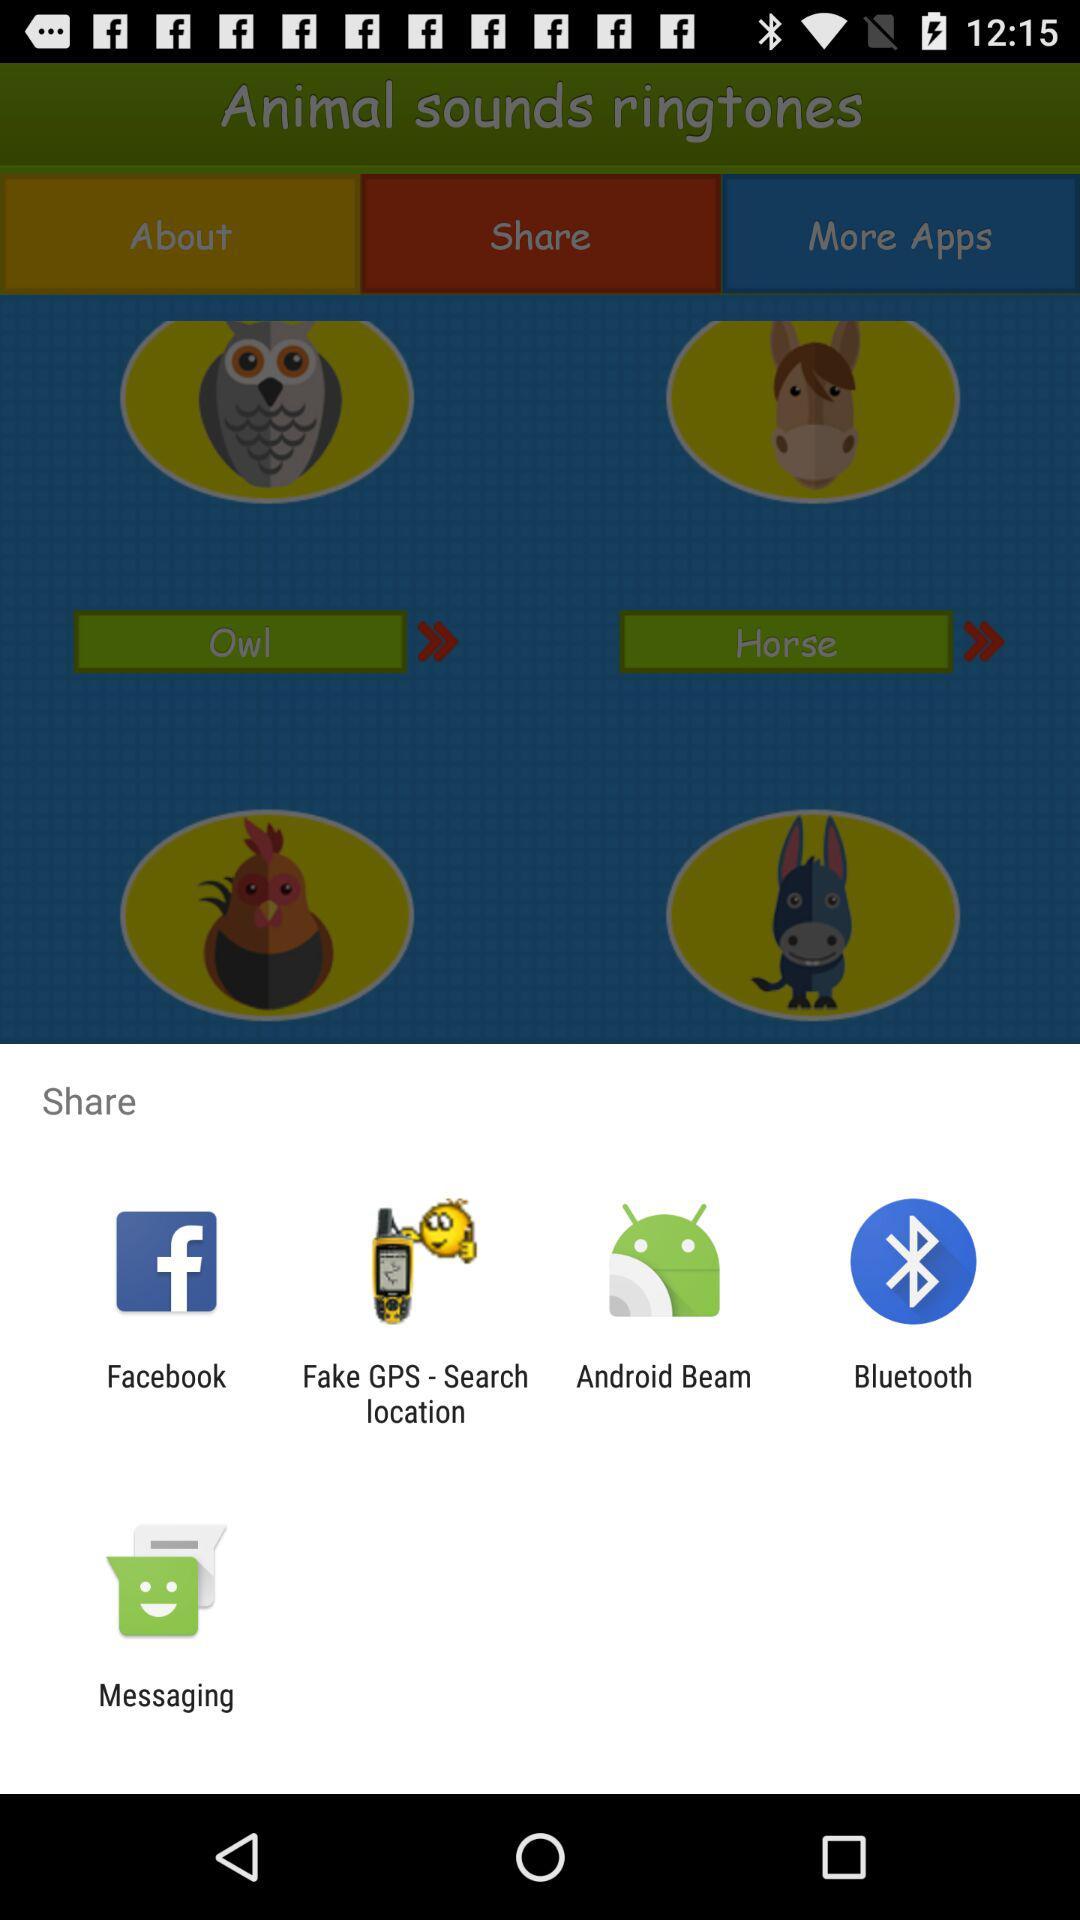  Describe the element at coordinates (414, 1392) in the screenshot. I see `the fake gps search app` at that location.